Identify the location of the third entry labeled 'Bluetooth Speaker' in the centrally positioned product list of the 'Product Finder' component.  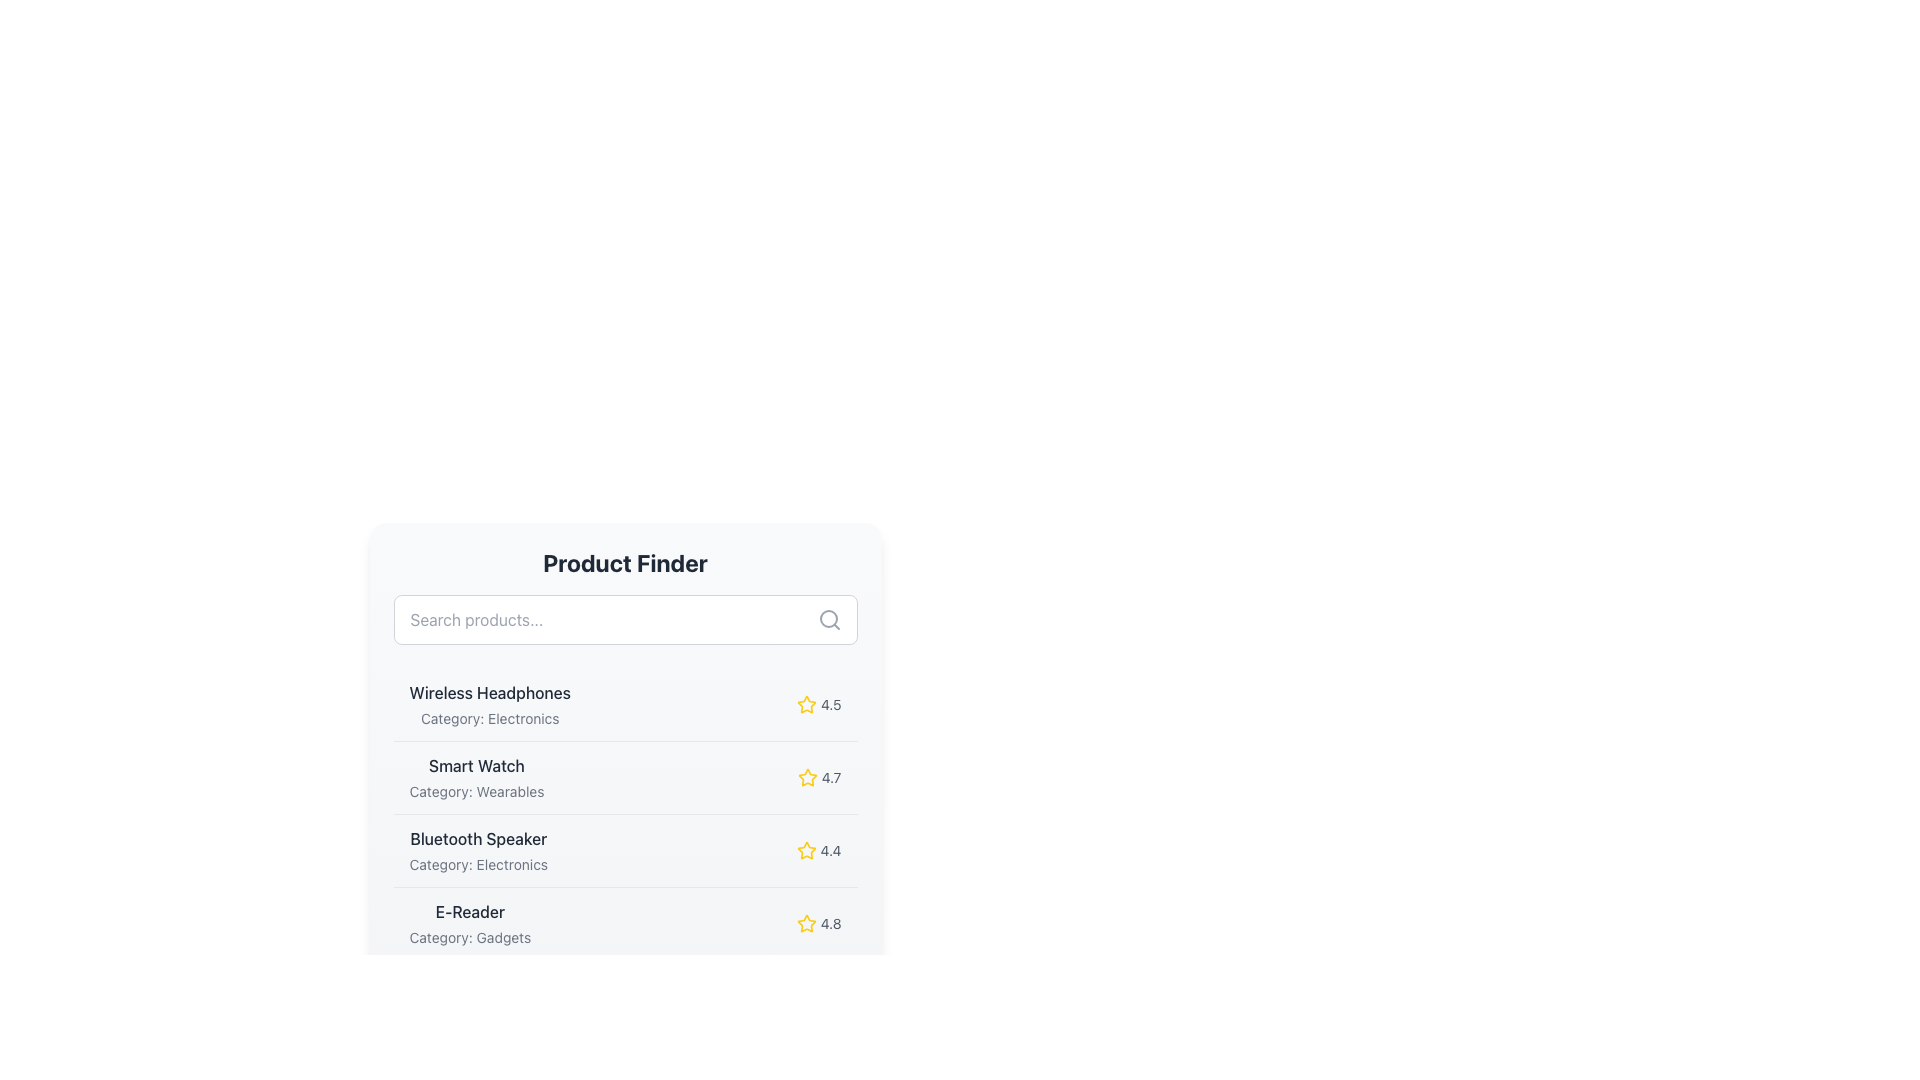
(624, 851).